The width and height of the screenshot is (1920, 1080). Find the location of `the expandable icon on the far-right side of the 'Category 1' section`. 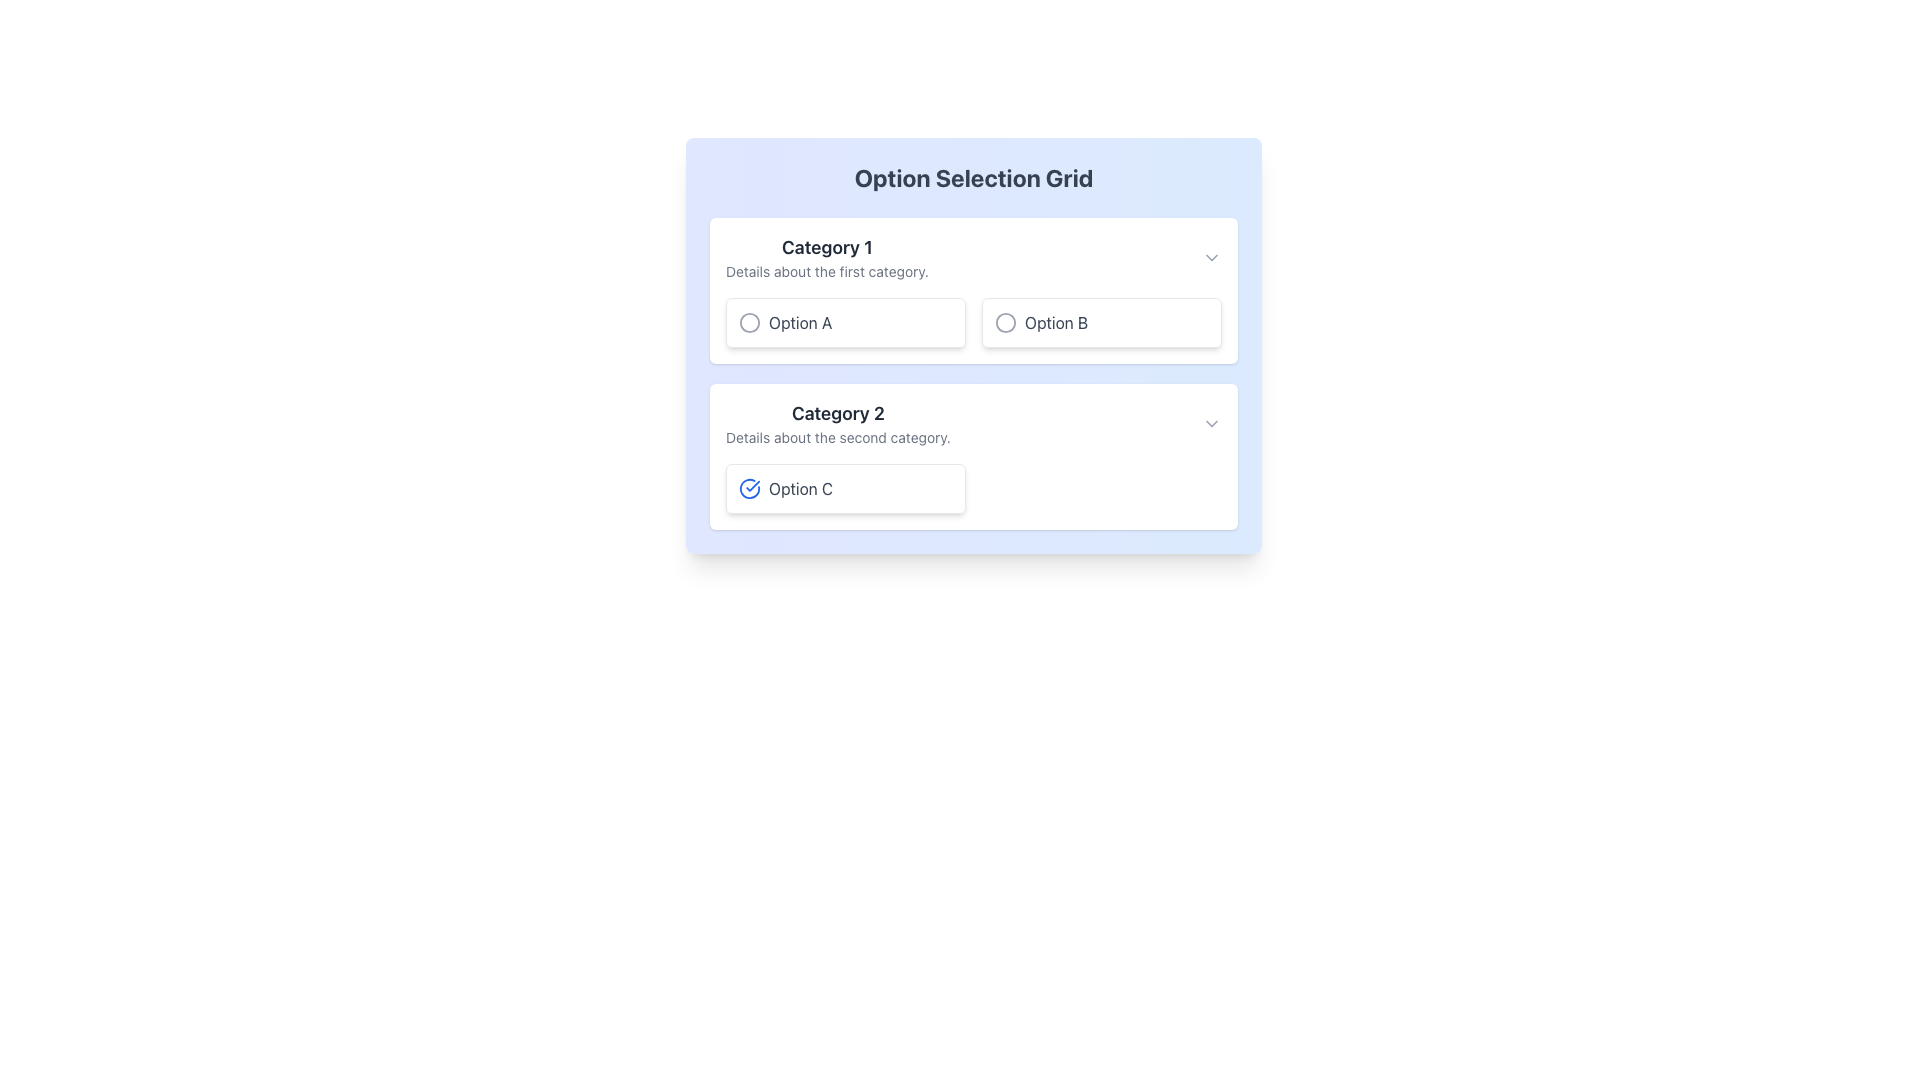

the expandable icon on the far-right side of the 'Category 1' section is located at coordinates (1210, 257).